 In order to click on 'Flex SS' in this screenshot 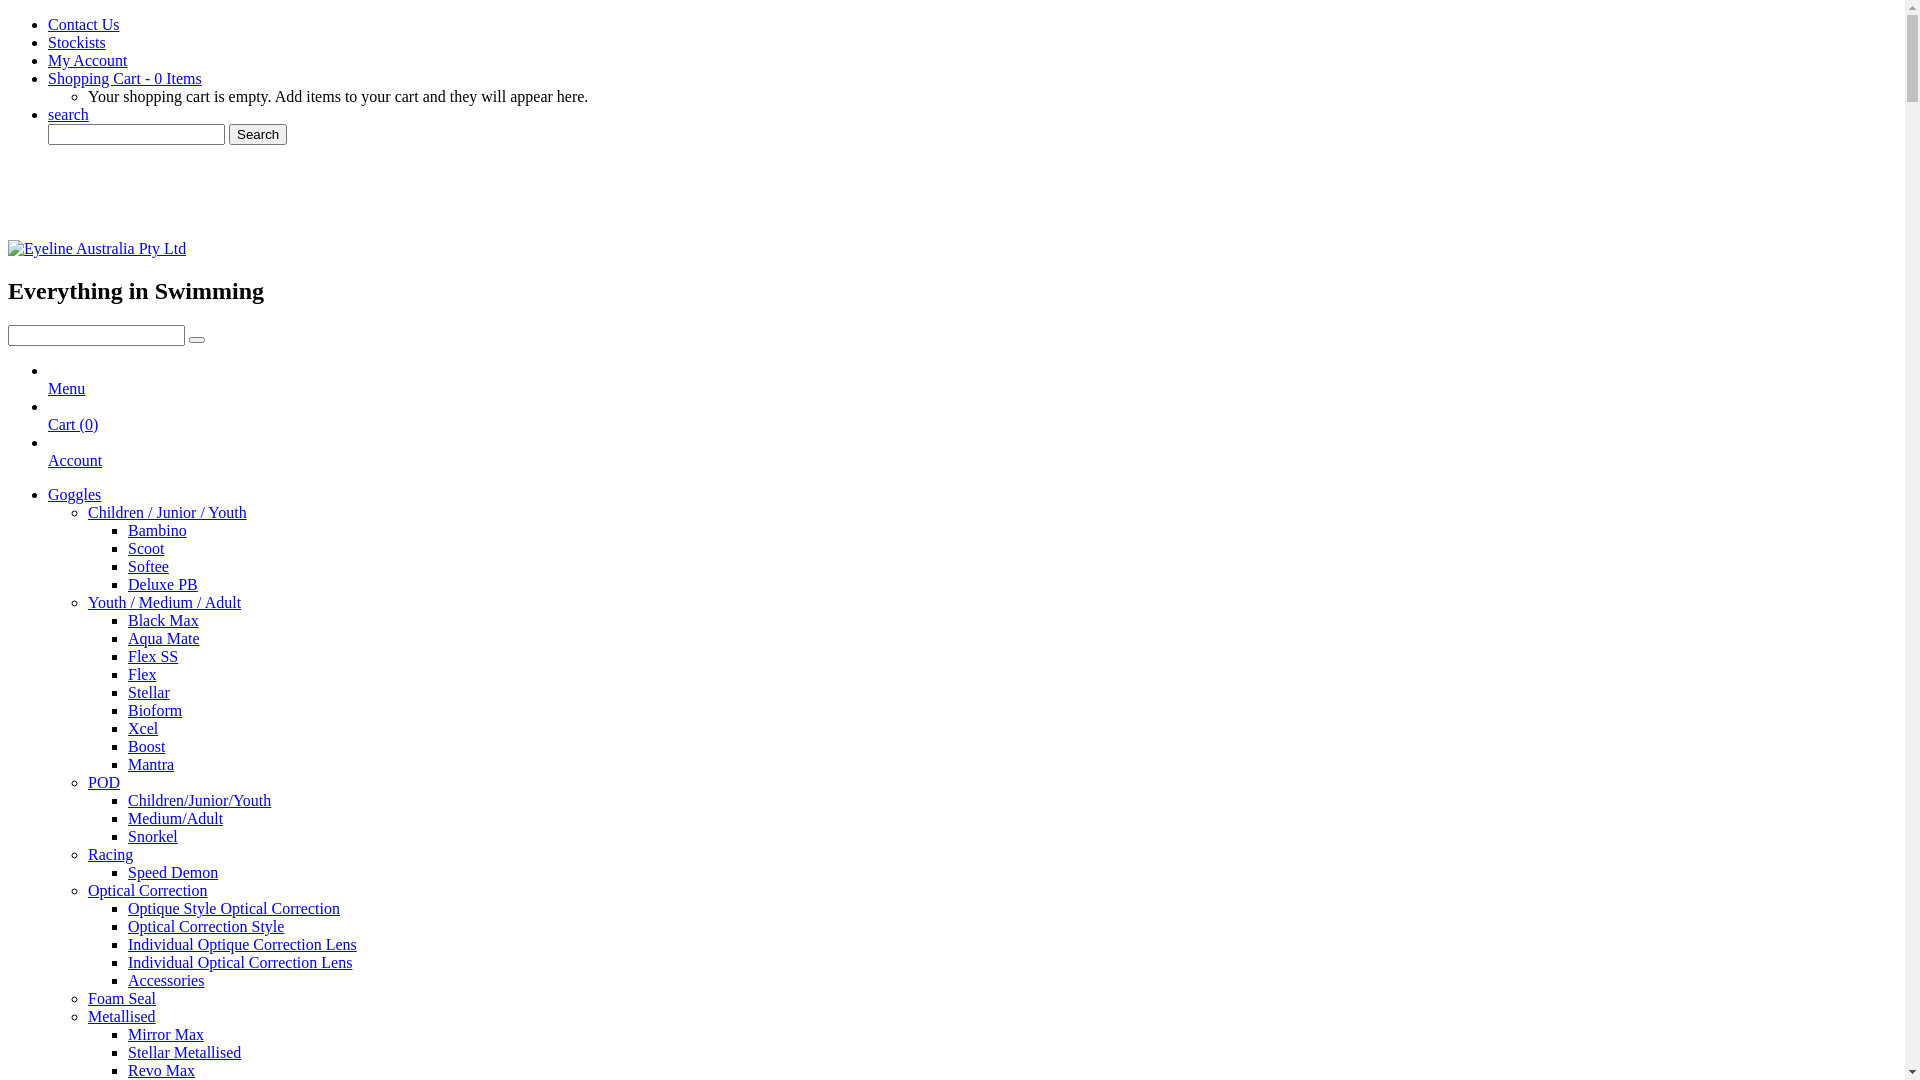, I will do `click(152, 656)`.